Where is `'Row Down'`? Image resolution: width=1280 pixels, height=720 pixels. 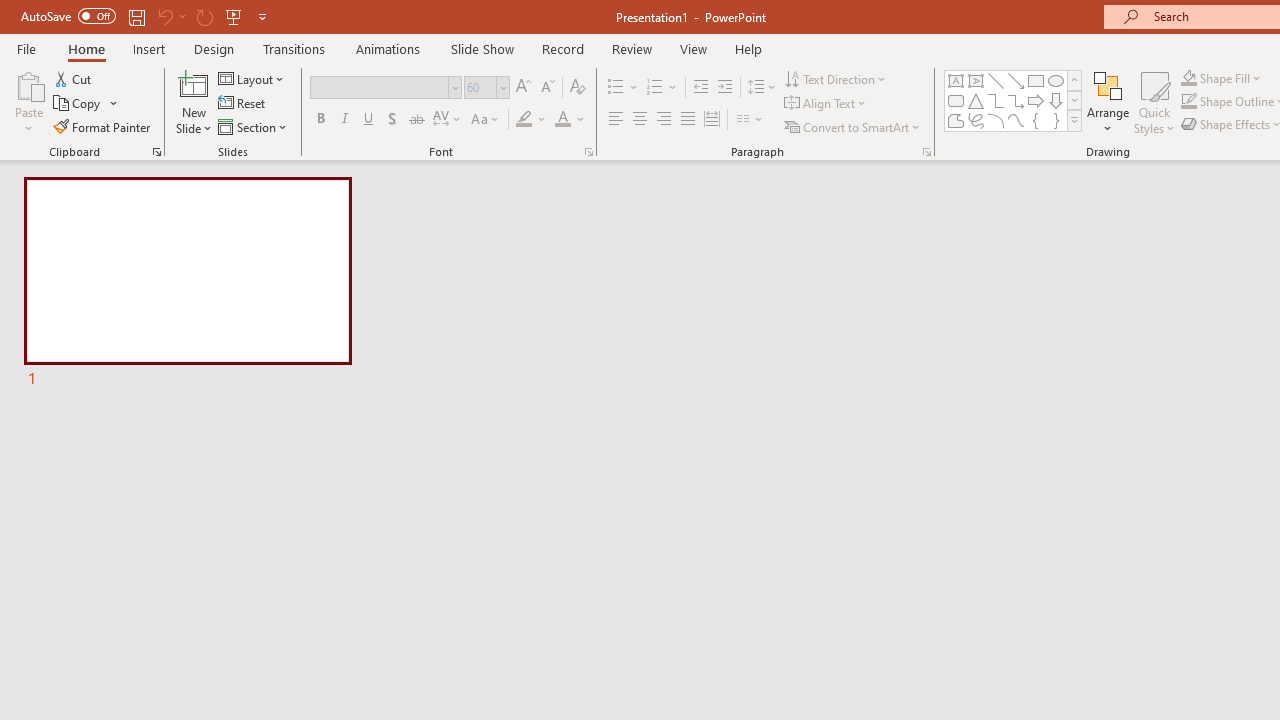 'Row Down' is located at coordinates (1073, 100).